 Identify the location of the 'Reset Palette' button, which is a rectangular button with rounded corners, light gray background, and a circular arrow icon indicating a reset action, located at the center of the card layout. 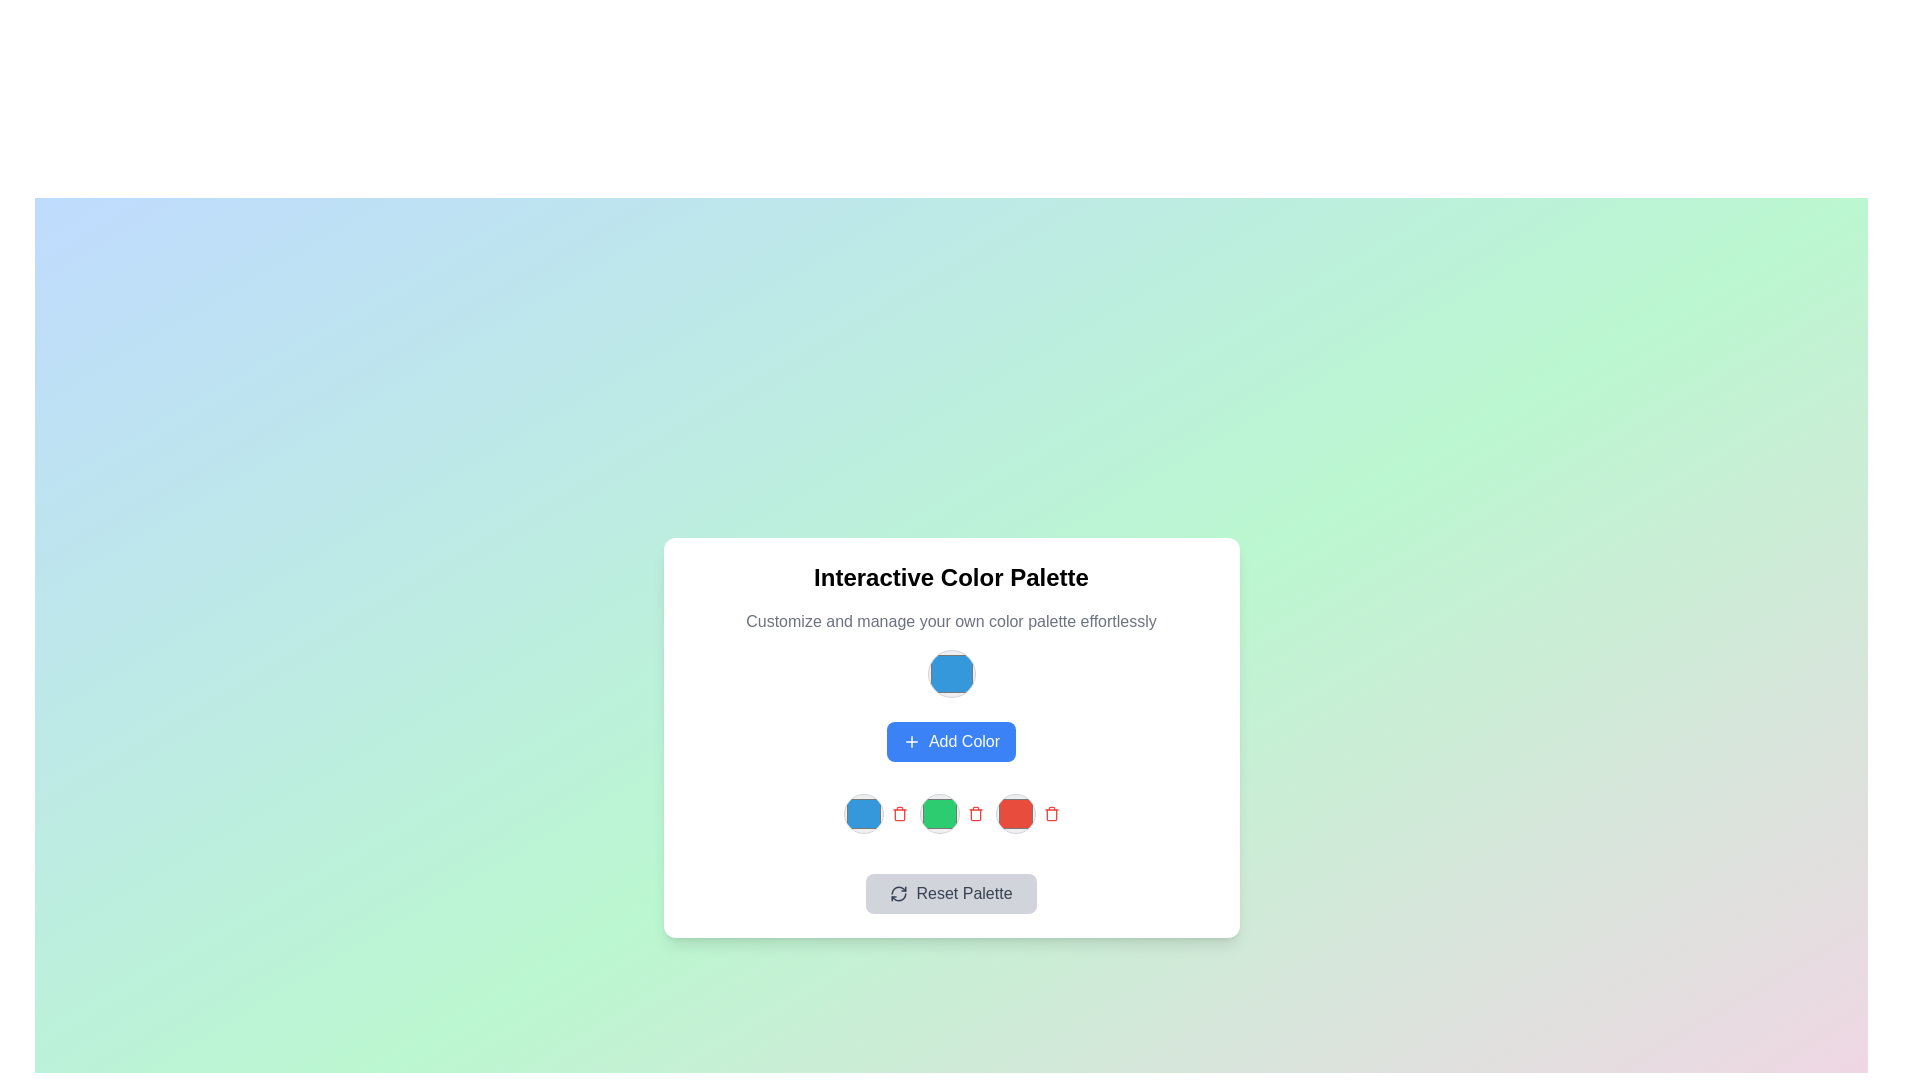
(950, 893).